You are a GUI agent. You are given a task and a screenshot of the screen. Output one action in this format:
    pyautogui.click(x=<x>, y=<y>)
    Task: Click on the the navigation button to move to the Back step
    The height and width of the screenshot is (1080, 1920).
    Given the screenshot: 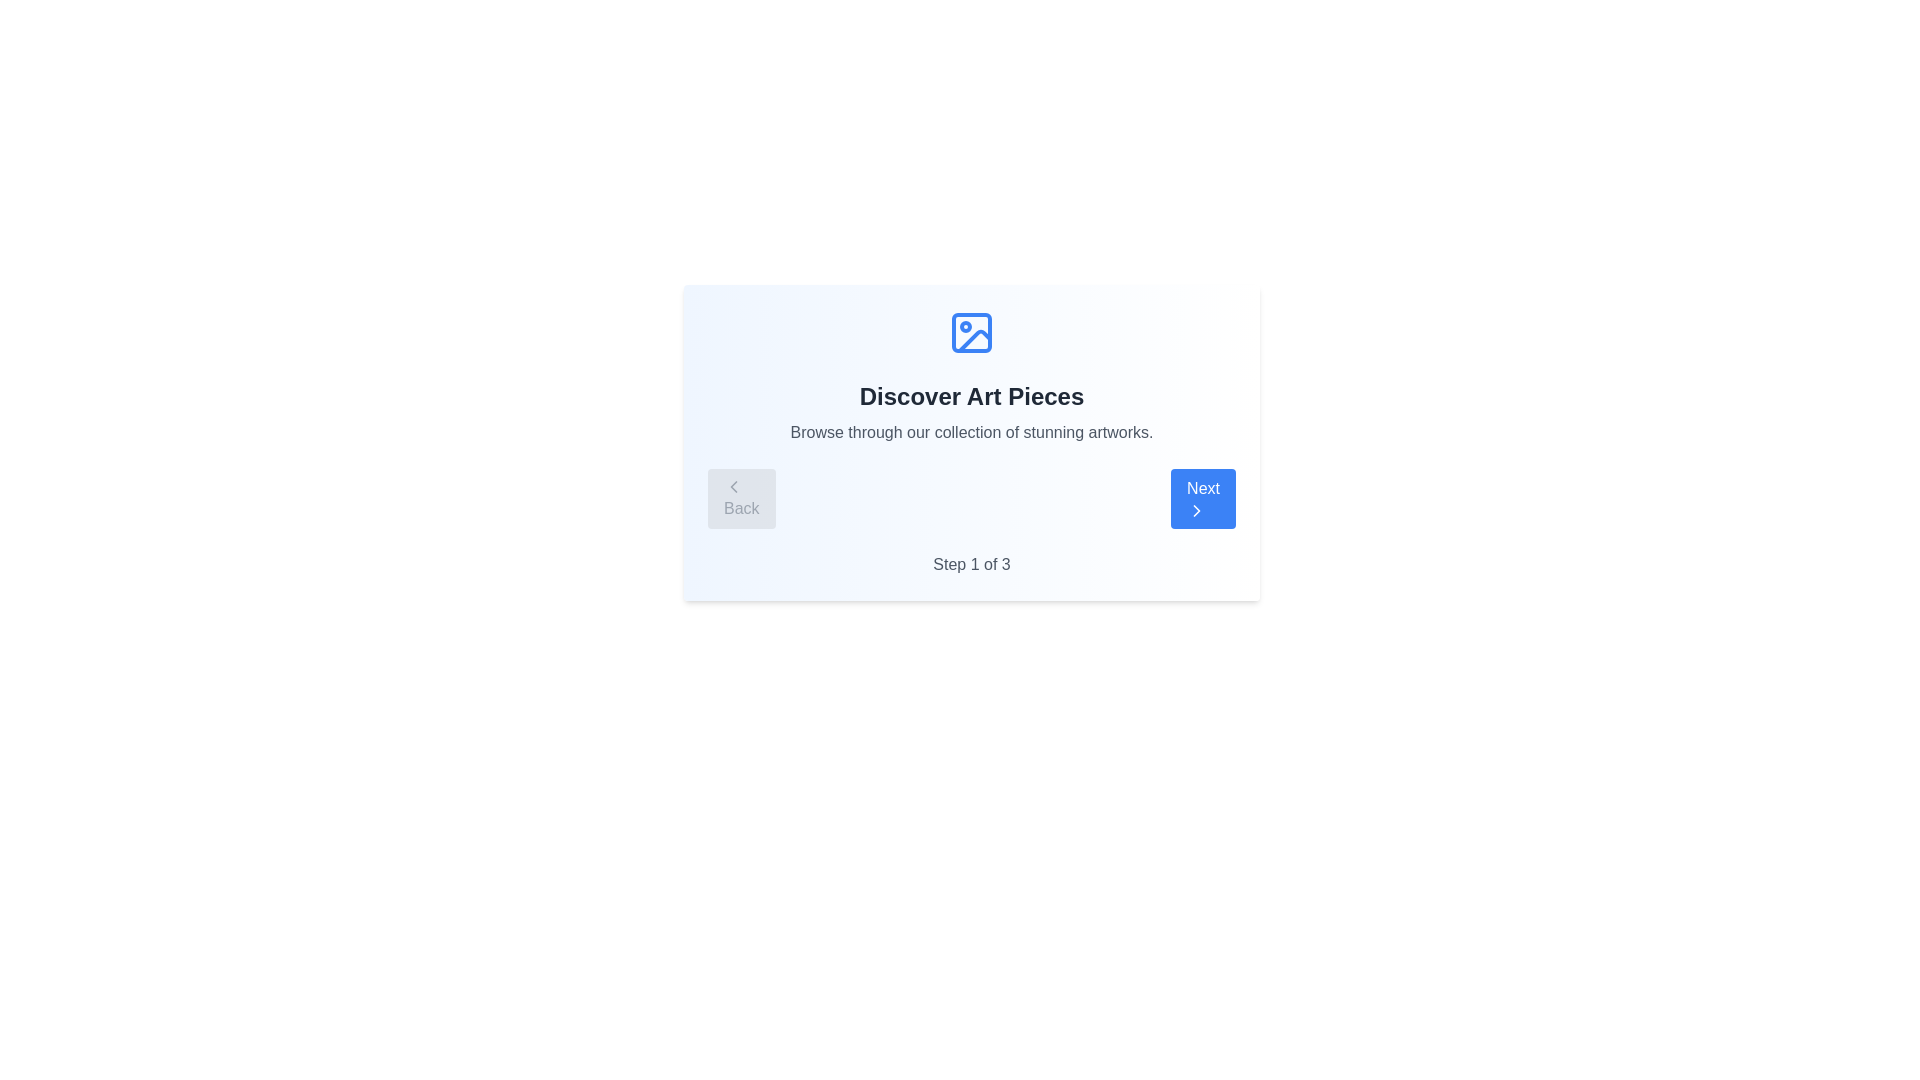 What is the action you would take?
    pyautogui.click(x=740, y=497)
    